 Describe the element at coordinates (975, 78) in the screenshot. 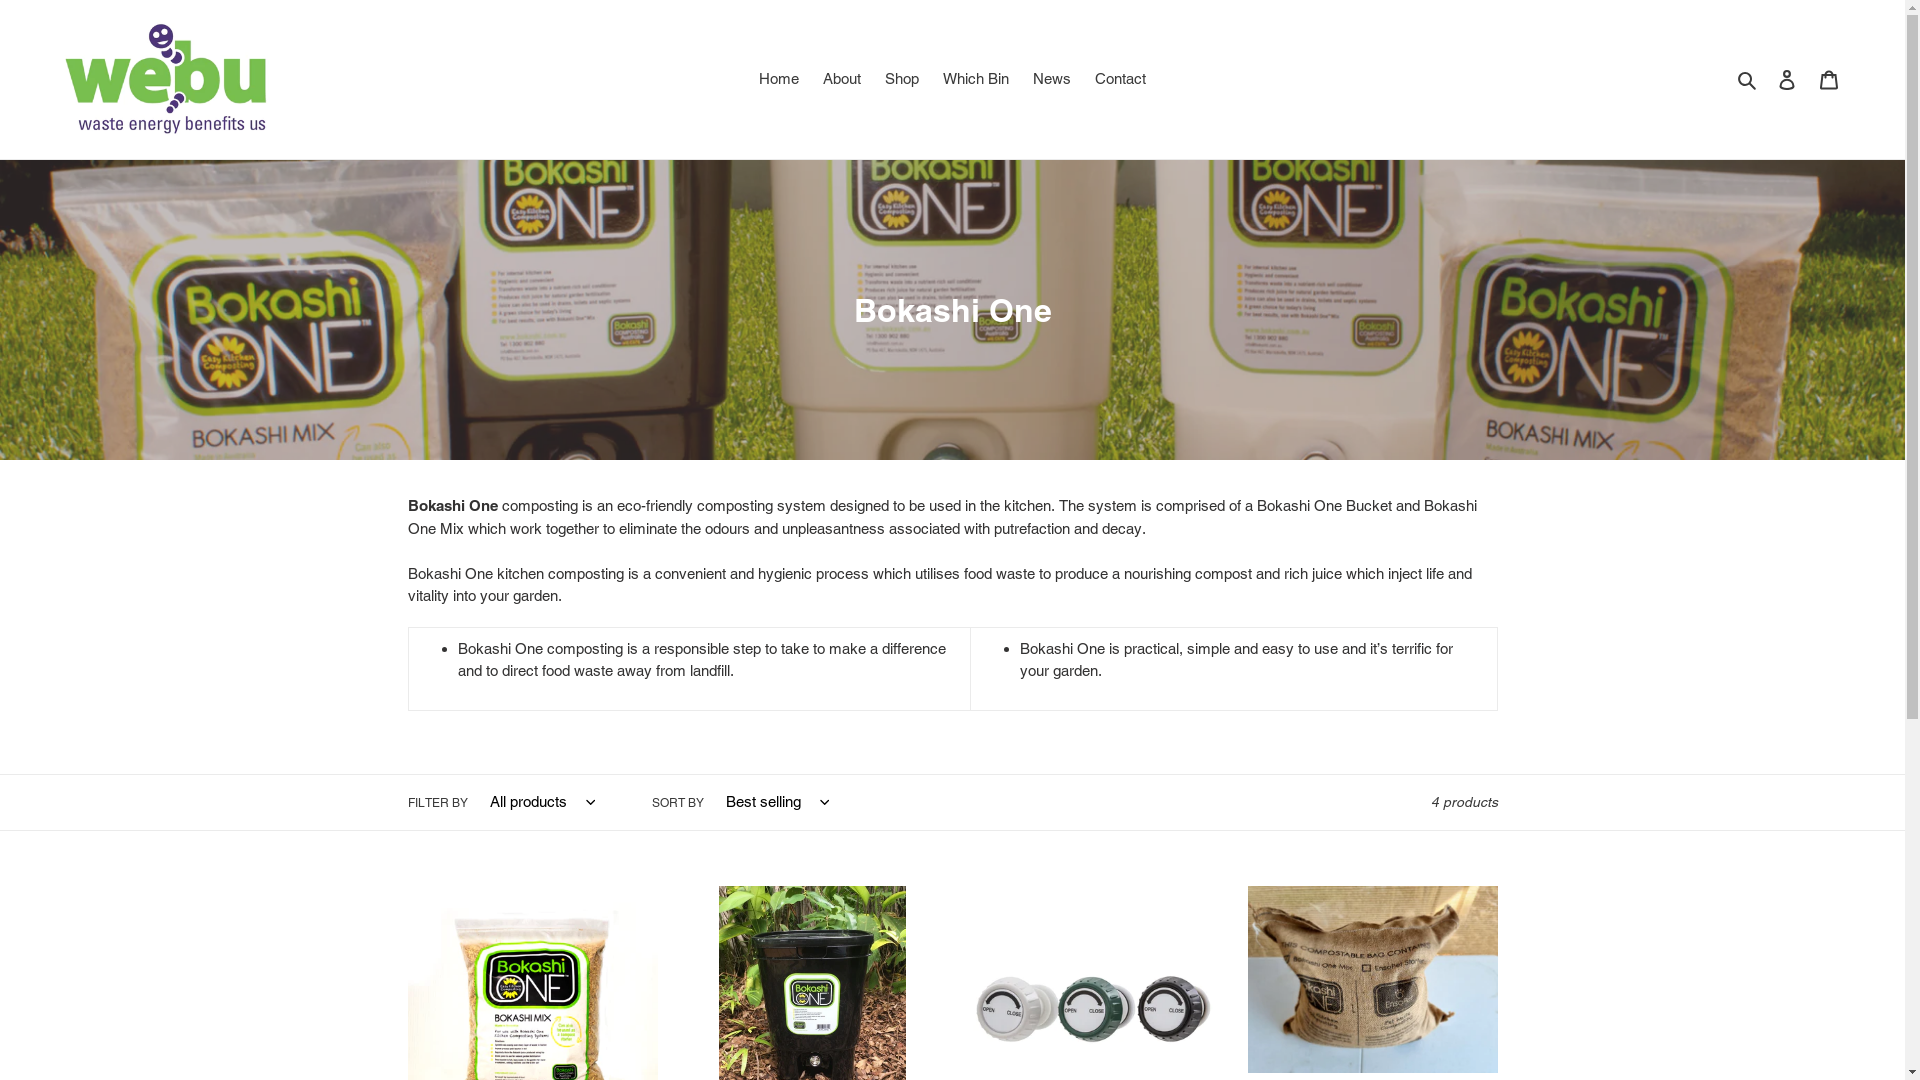

I see `'Which Bin'` at that location.